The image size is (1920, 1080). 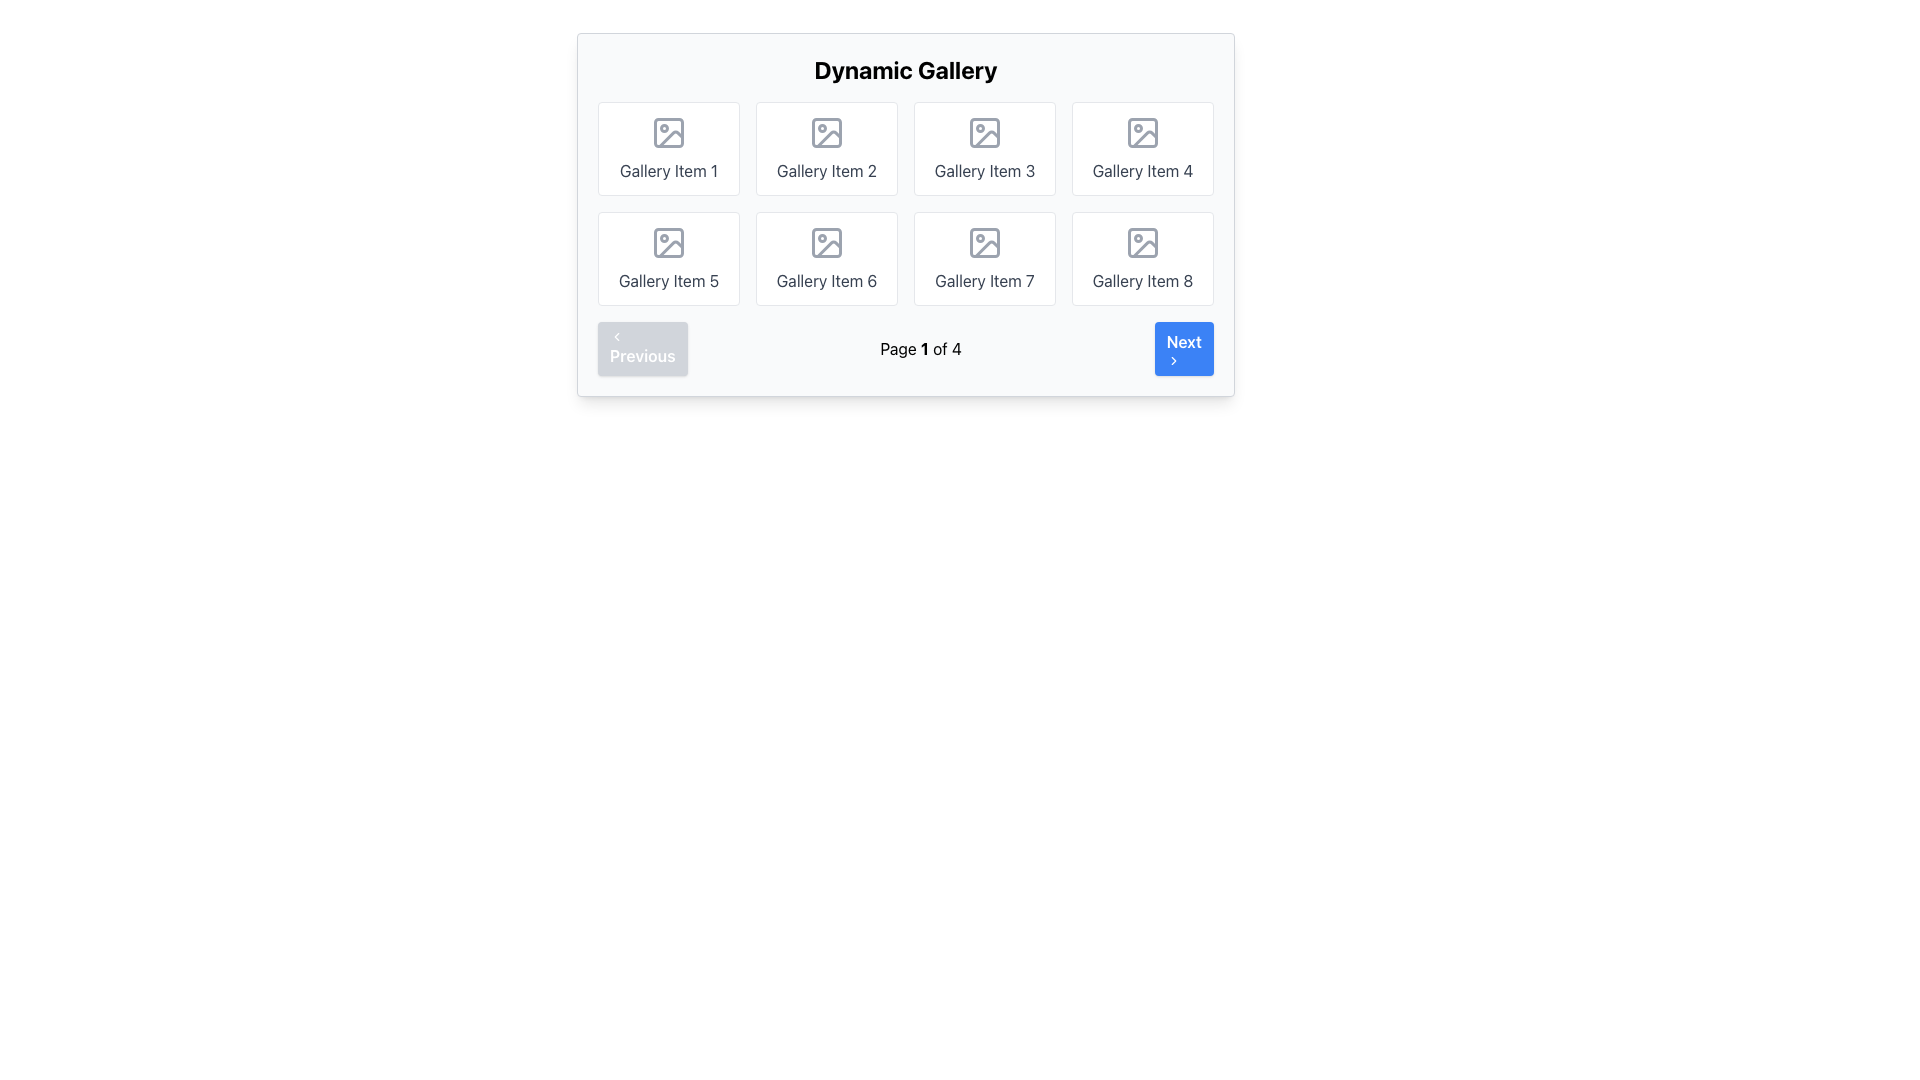 I want to click on the SVG rectangle that serves as the background shape for the icon in the Gallery Item 5 layout card located in the second row, first column of the grid, so click(x=668, y=242).